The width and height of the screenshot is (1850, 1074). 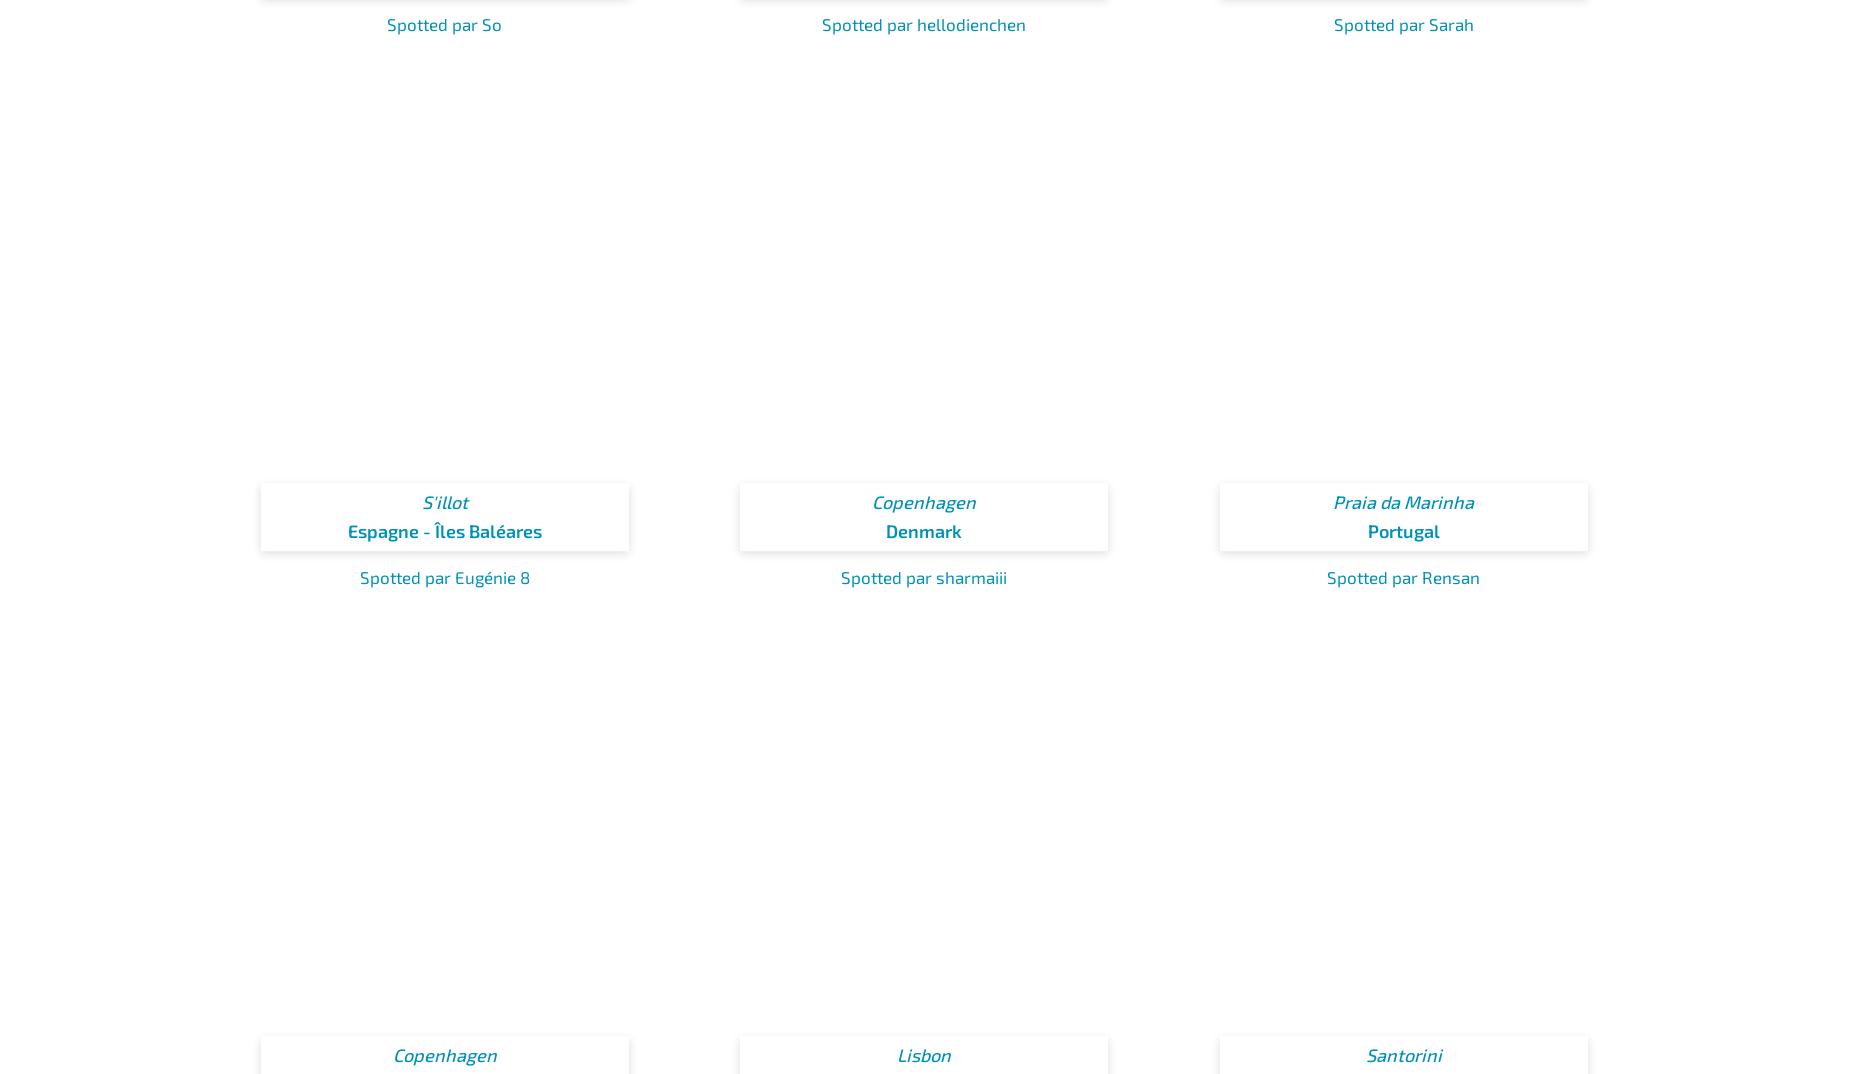 What do you see at coordinates (924, 530) in the screenshot?
I see `'Denmark'` at bounding box center [924, 530].